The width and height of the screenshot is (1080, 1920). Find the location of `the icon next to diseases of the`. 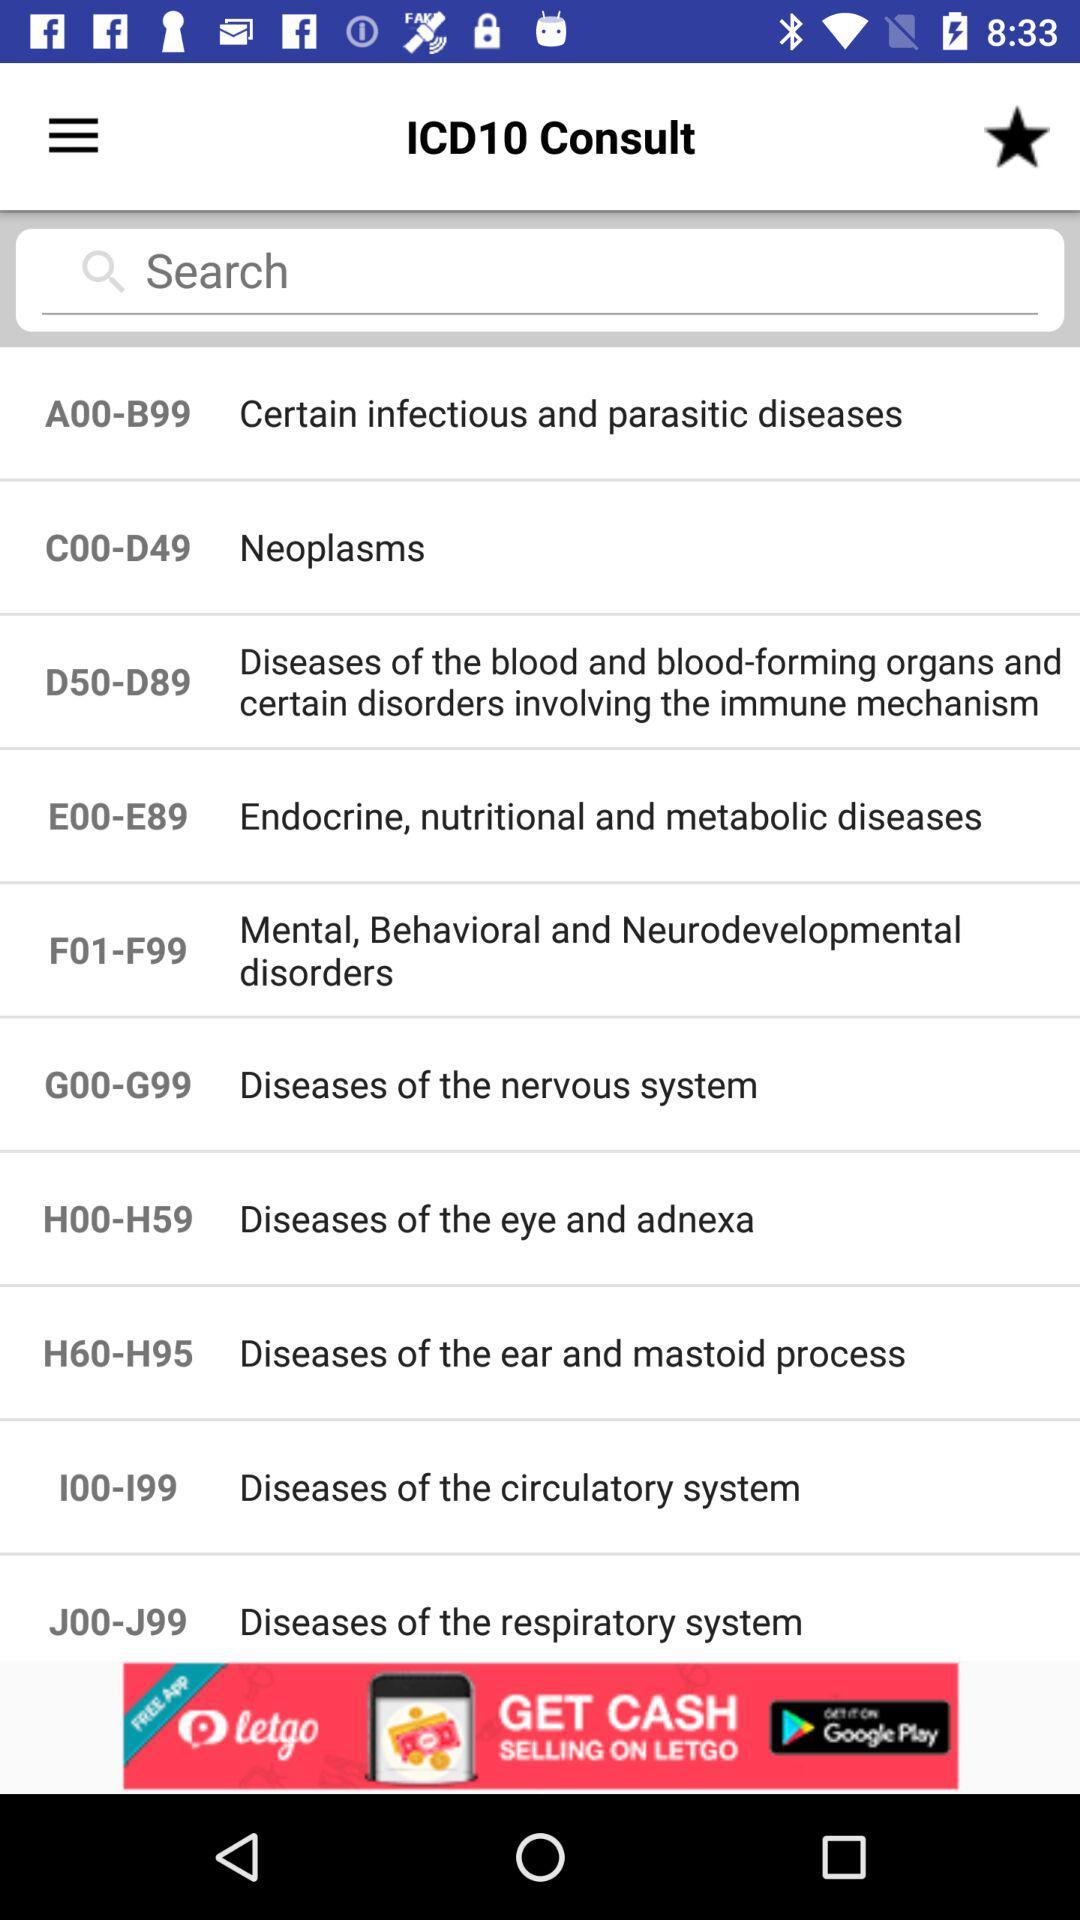

the icon next to diseases of the is located at coordinates (118, 1217).